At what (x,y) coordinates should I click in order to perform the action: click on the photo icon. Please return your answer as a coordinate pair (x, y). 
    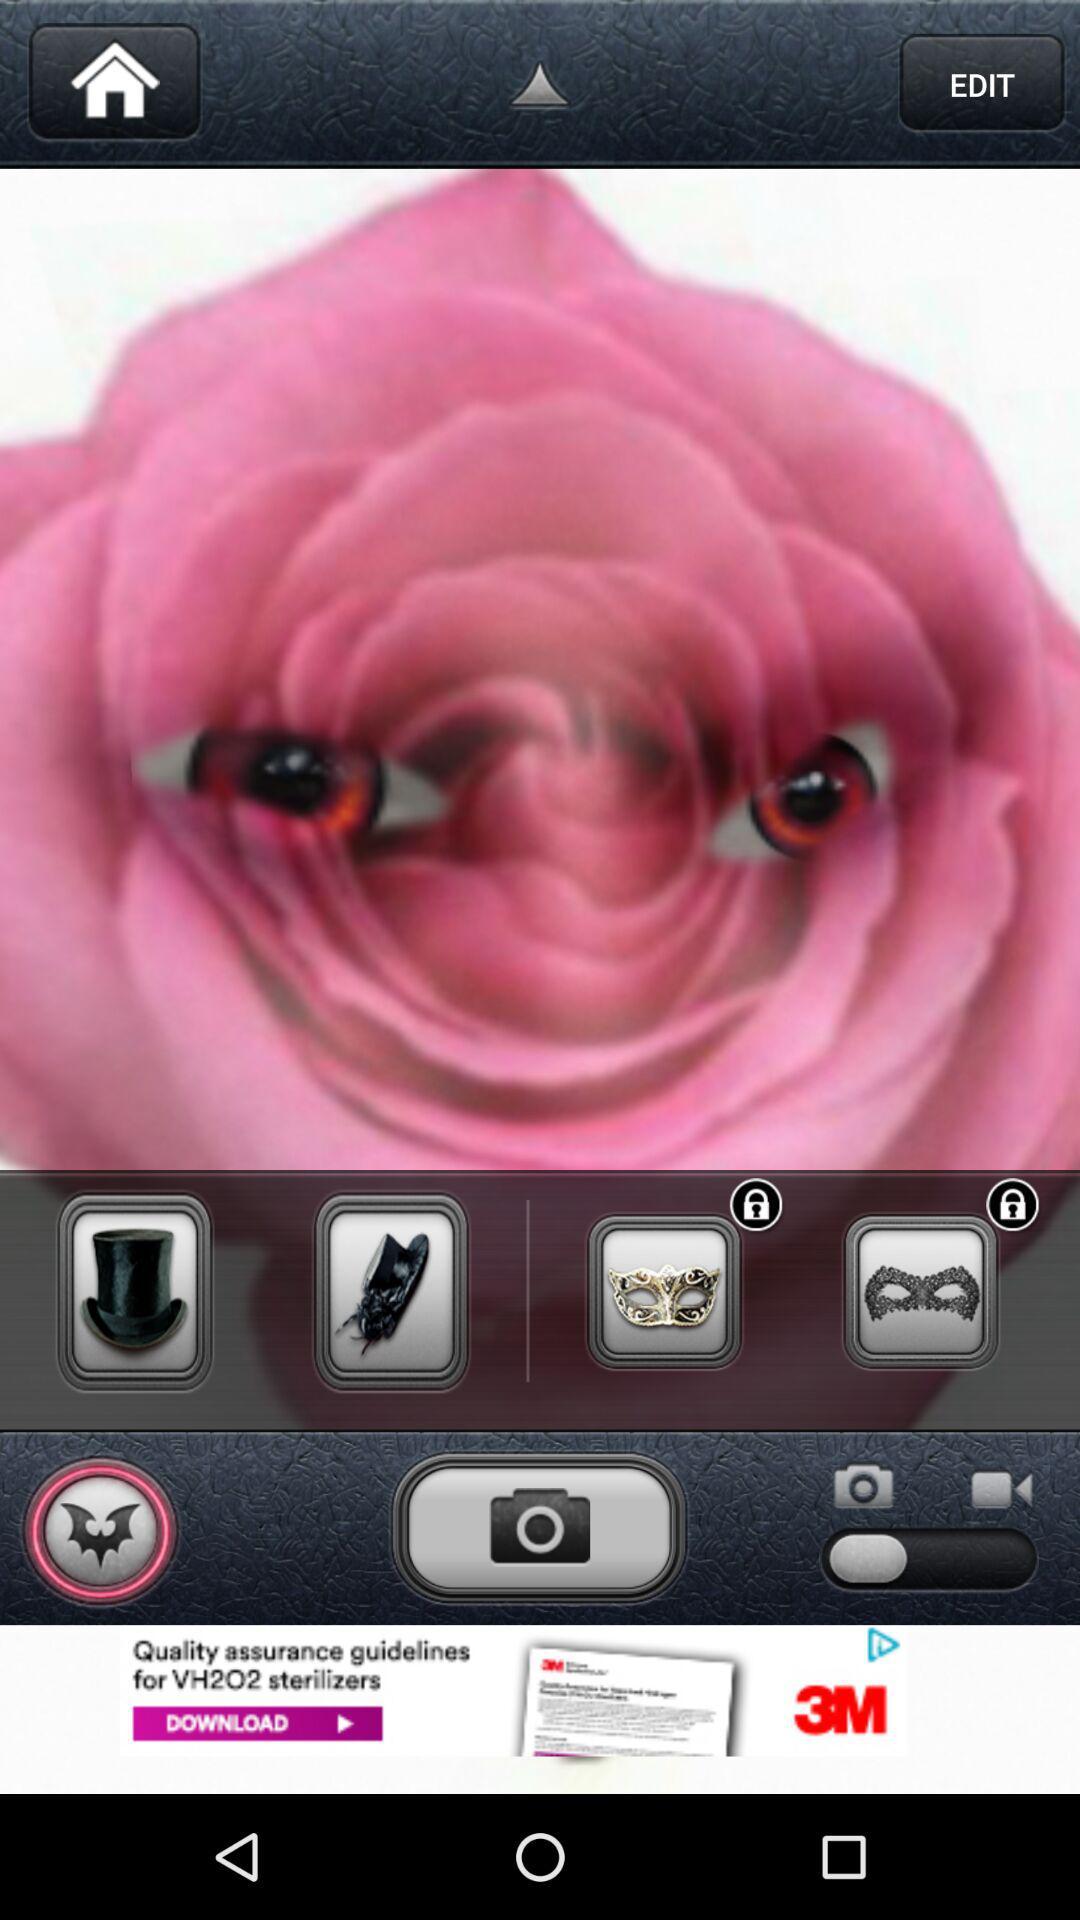
    Looking at the image, I should click on (538, 1634).